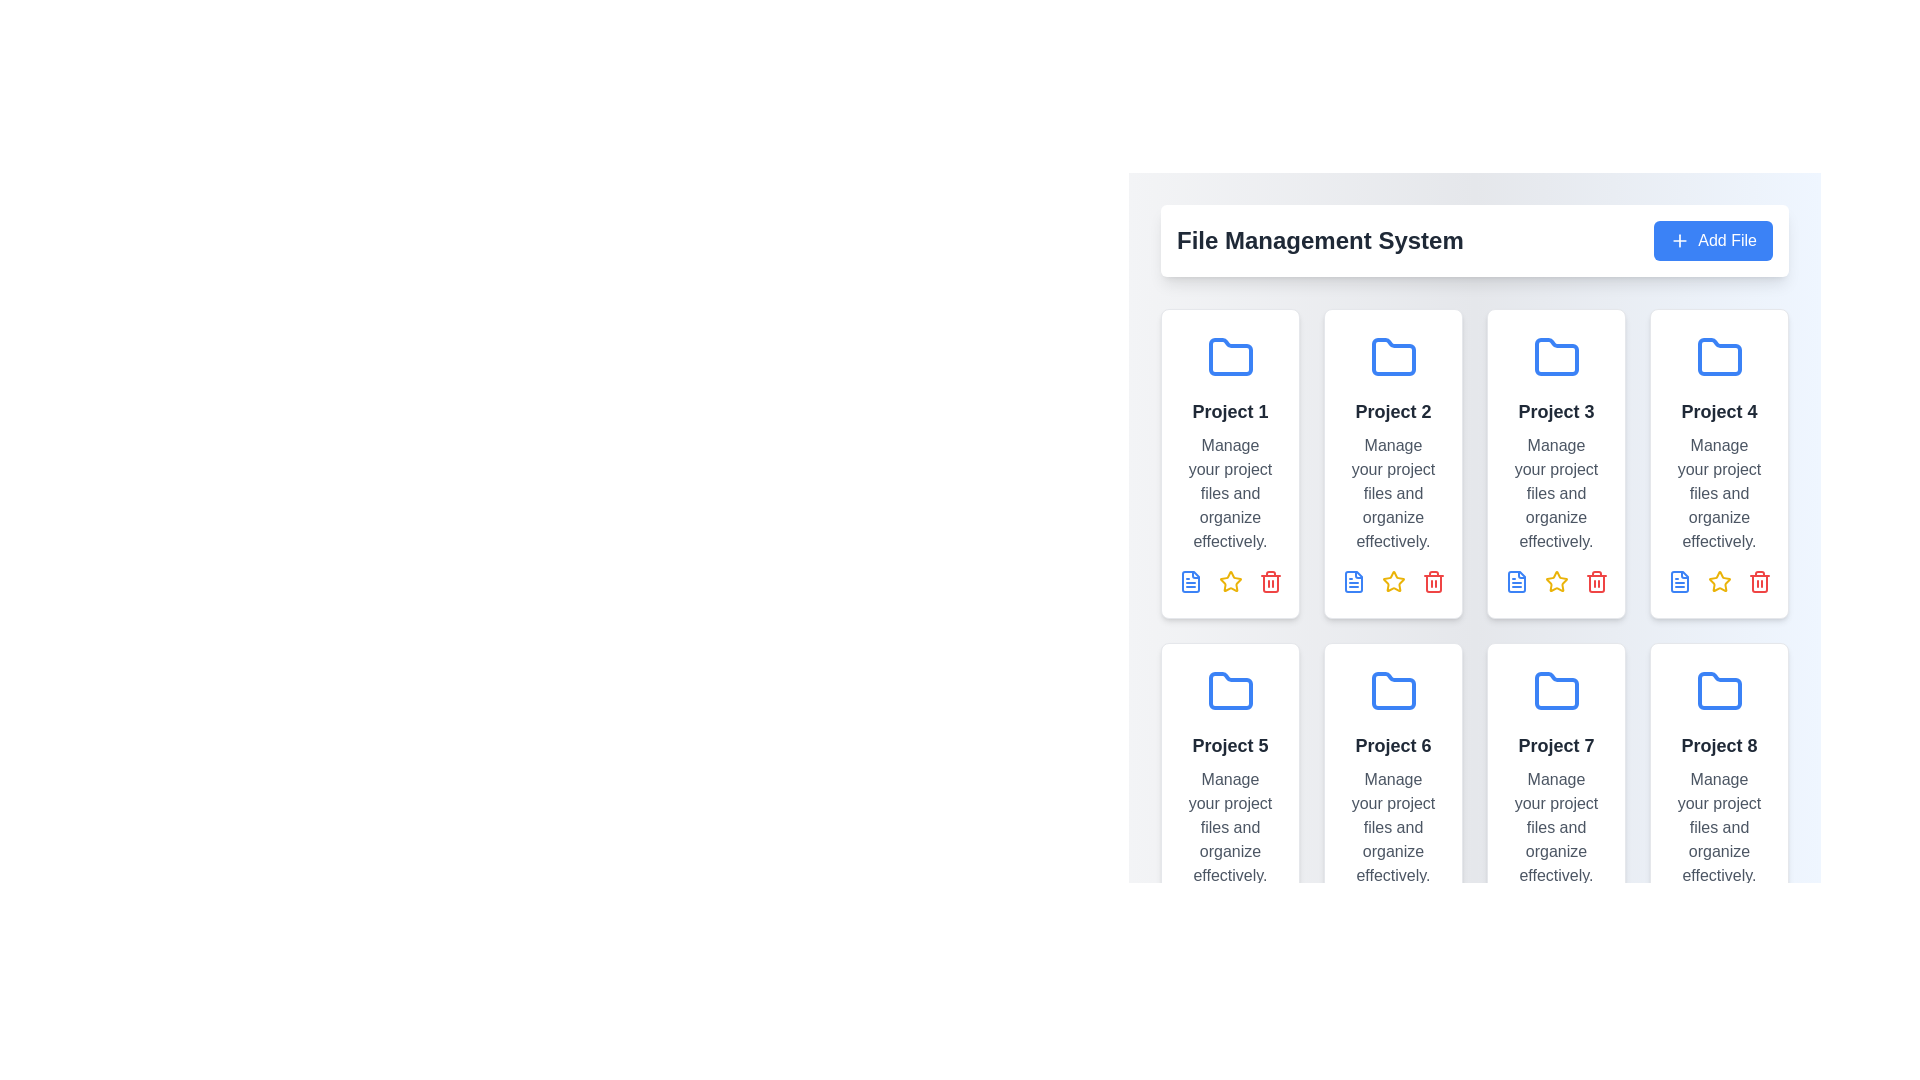 This screenshot has width=1920, height=1080. What do you see at coordinates (1679, 582) in the screenshot?
I see `the file icon located at the top right of the interface within the 'Project 4' card` at bounding box center [1679, 582].